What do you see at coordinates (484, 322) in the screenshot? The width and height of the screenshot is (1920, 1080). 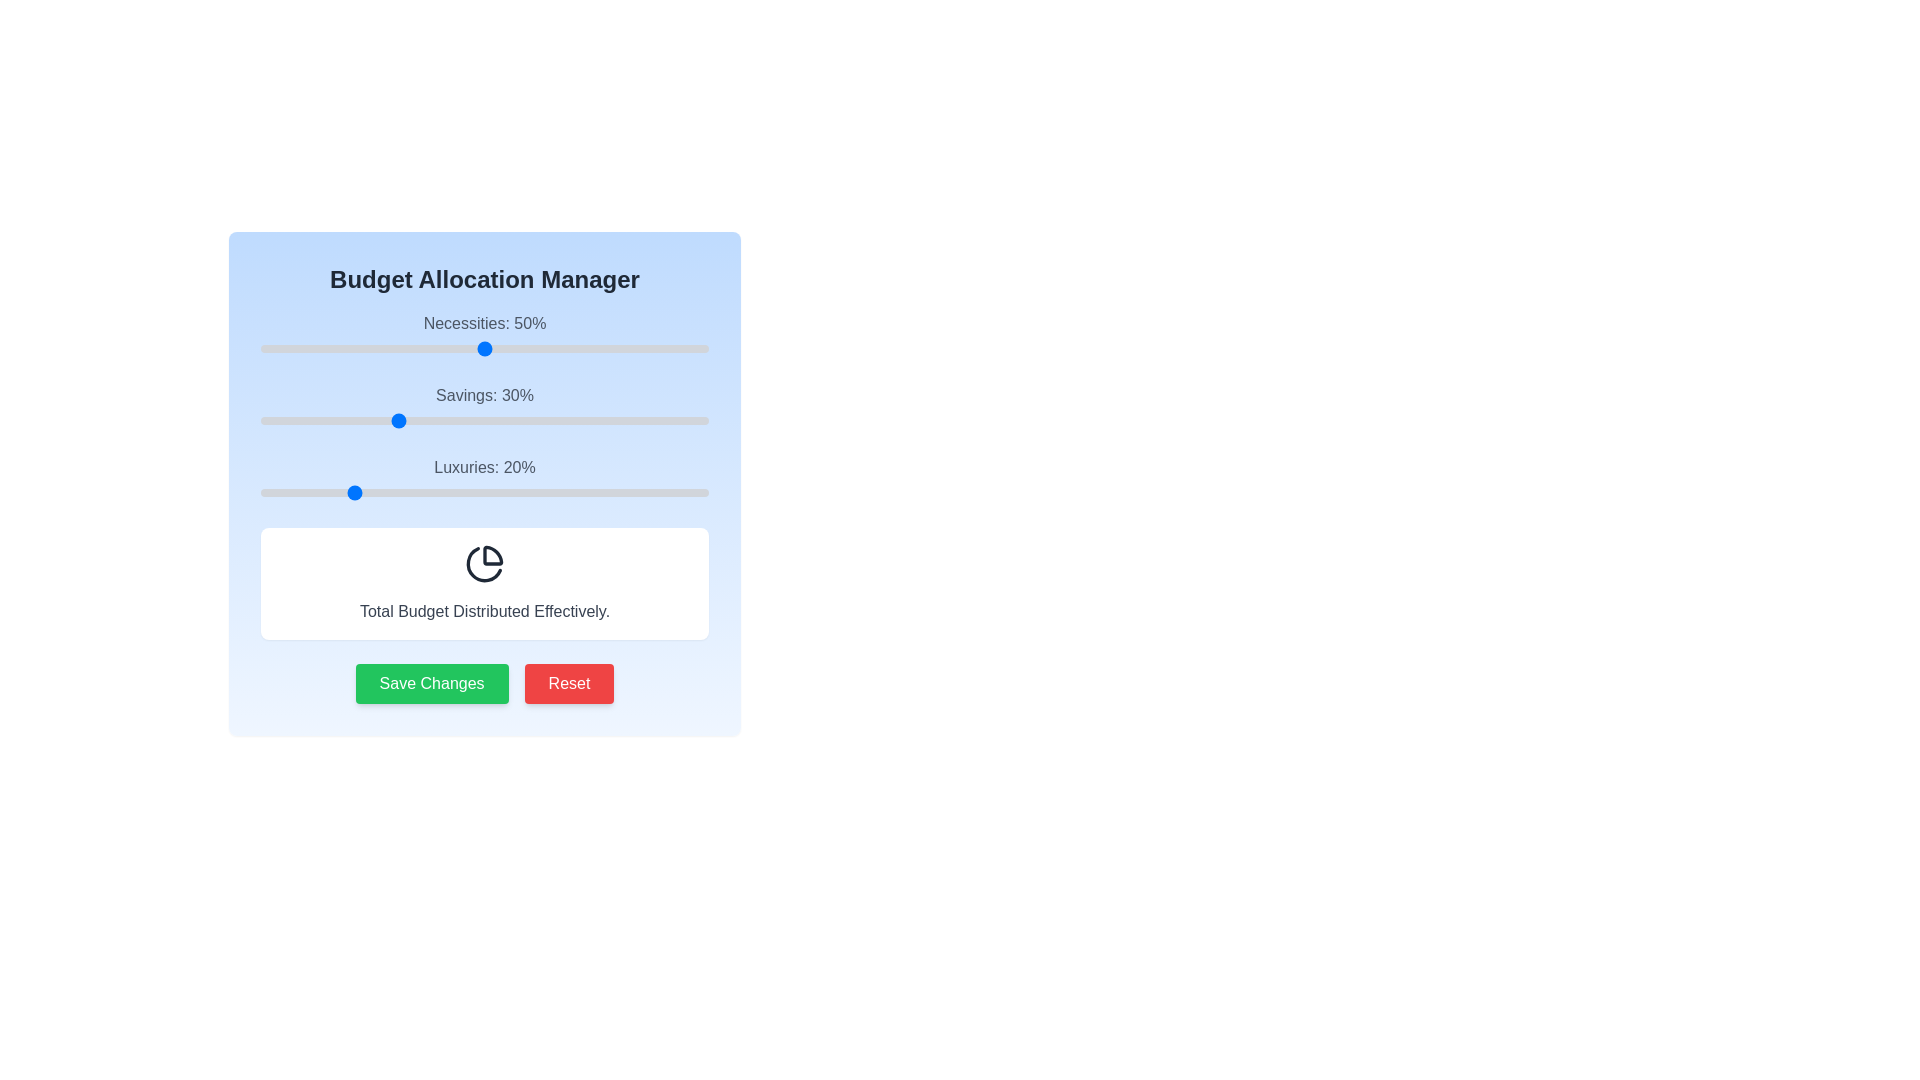 I see `the text label reading 'Necessities: 50%' which is styled with a gray color and located above the slider component in the 'Necessities' section` at bounding box center [484, 322].